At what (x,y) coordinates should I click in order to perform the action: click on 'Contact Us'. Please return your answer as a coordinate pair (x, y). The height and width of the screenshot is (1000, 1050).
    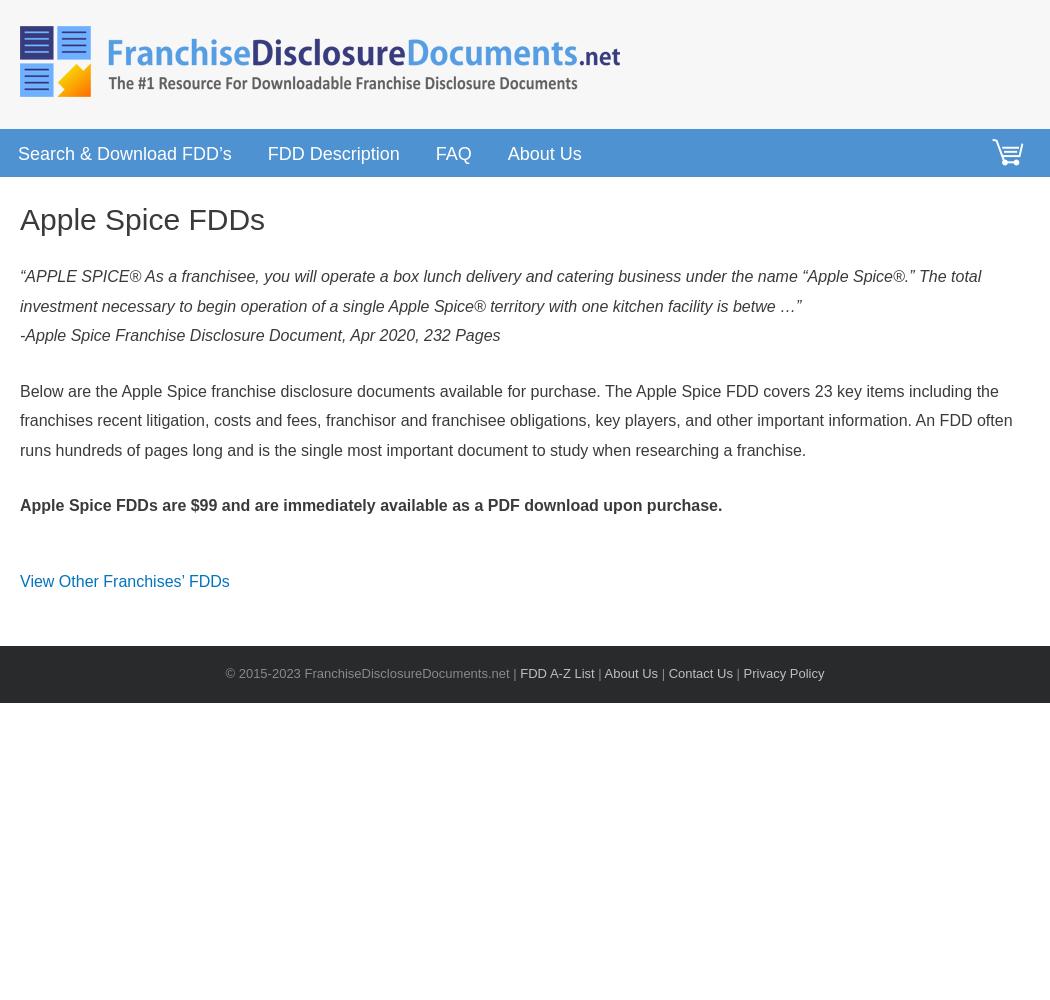
    Looking at the image, I should click on (700, 673).